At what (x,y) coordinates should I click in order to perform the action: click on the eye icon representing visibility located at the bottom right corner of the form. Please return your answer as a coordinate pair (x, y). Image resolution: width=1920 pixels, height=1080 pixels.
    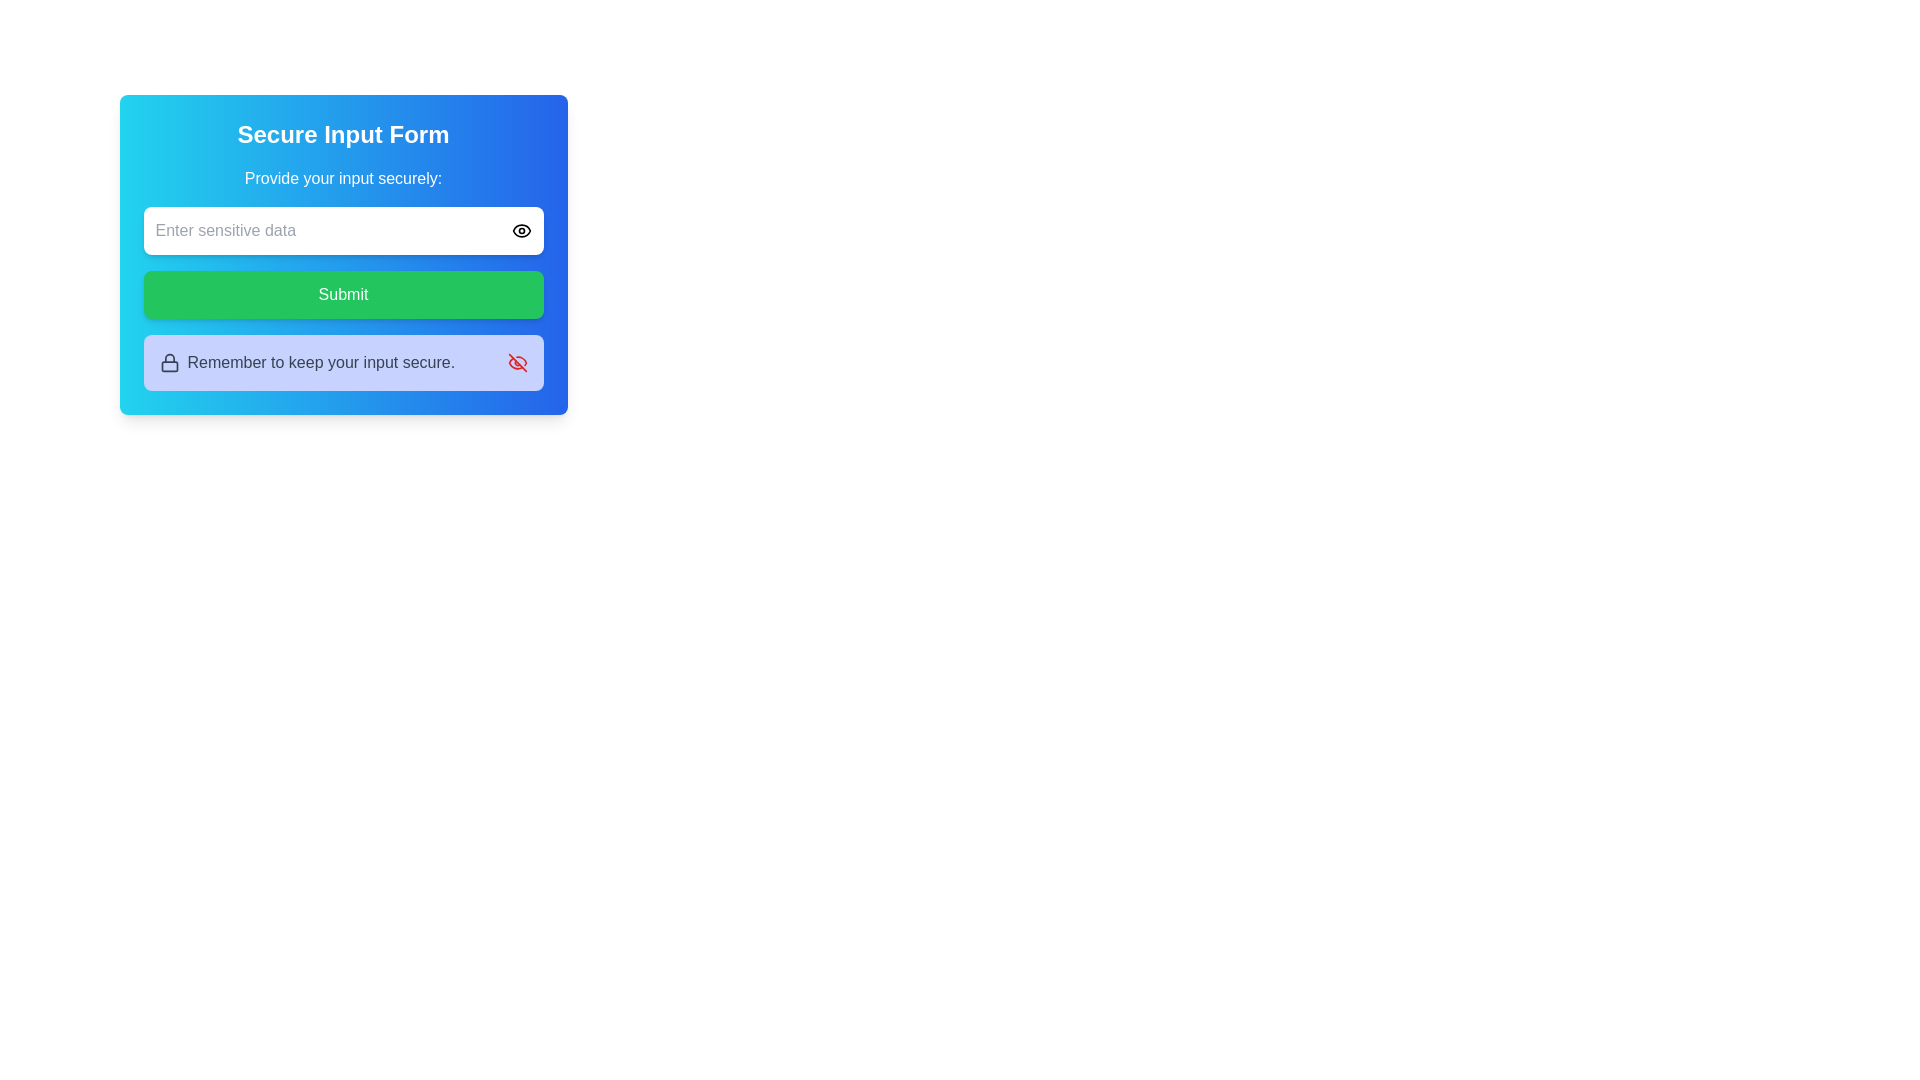
    Looking at the image, I should click on (521, 230).